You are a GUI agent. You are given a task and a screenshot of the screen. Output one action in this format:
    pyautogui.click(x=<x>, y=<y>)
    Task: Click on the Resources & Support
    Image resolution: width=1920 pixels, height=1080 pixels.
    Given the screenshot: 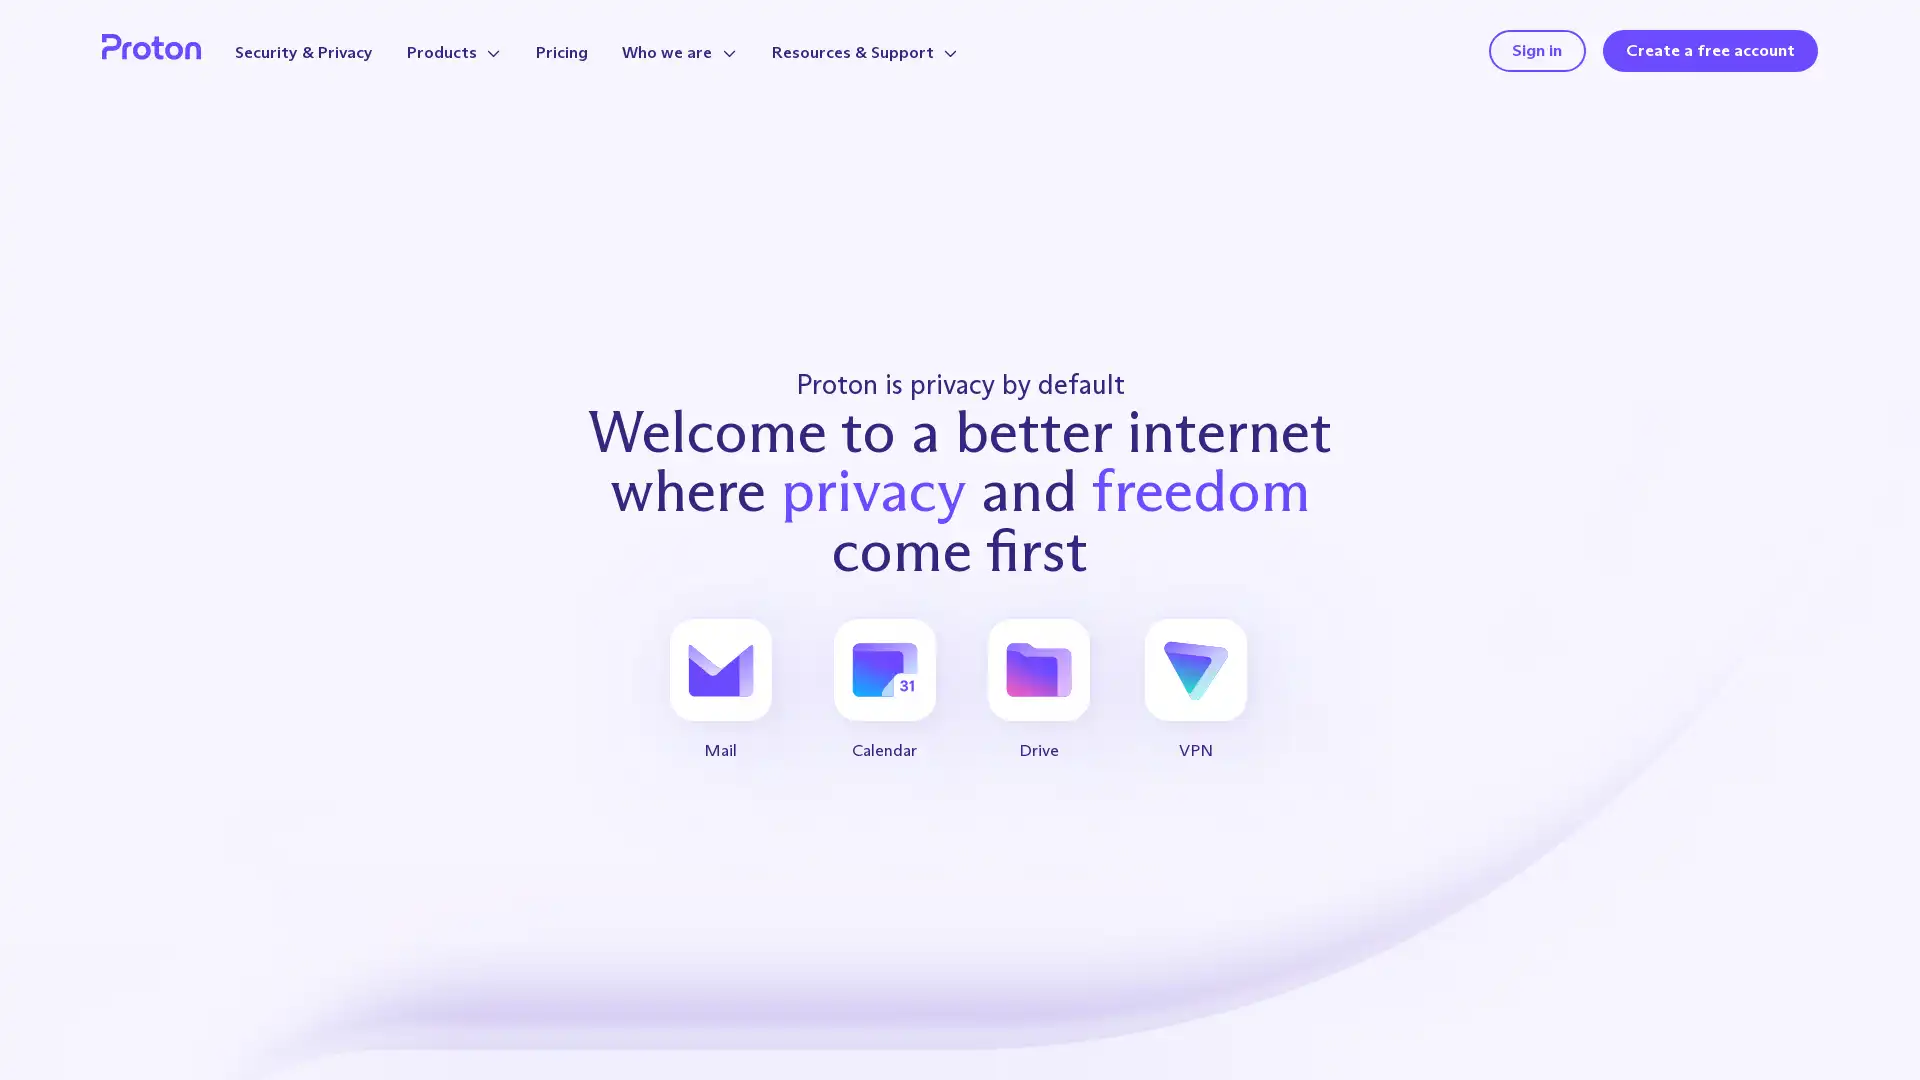 What is the action you would take?
    pyautogui.click(x=864, y=51)
    